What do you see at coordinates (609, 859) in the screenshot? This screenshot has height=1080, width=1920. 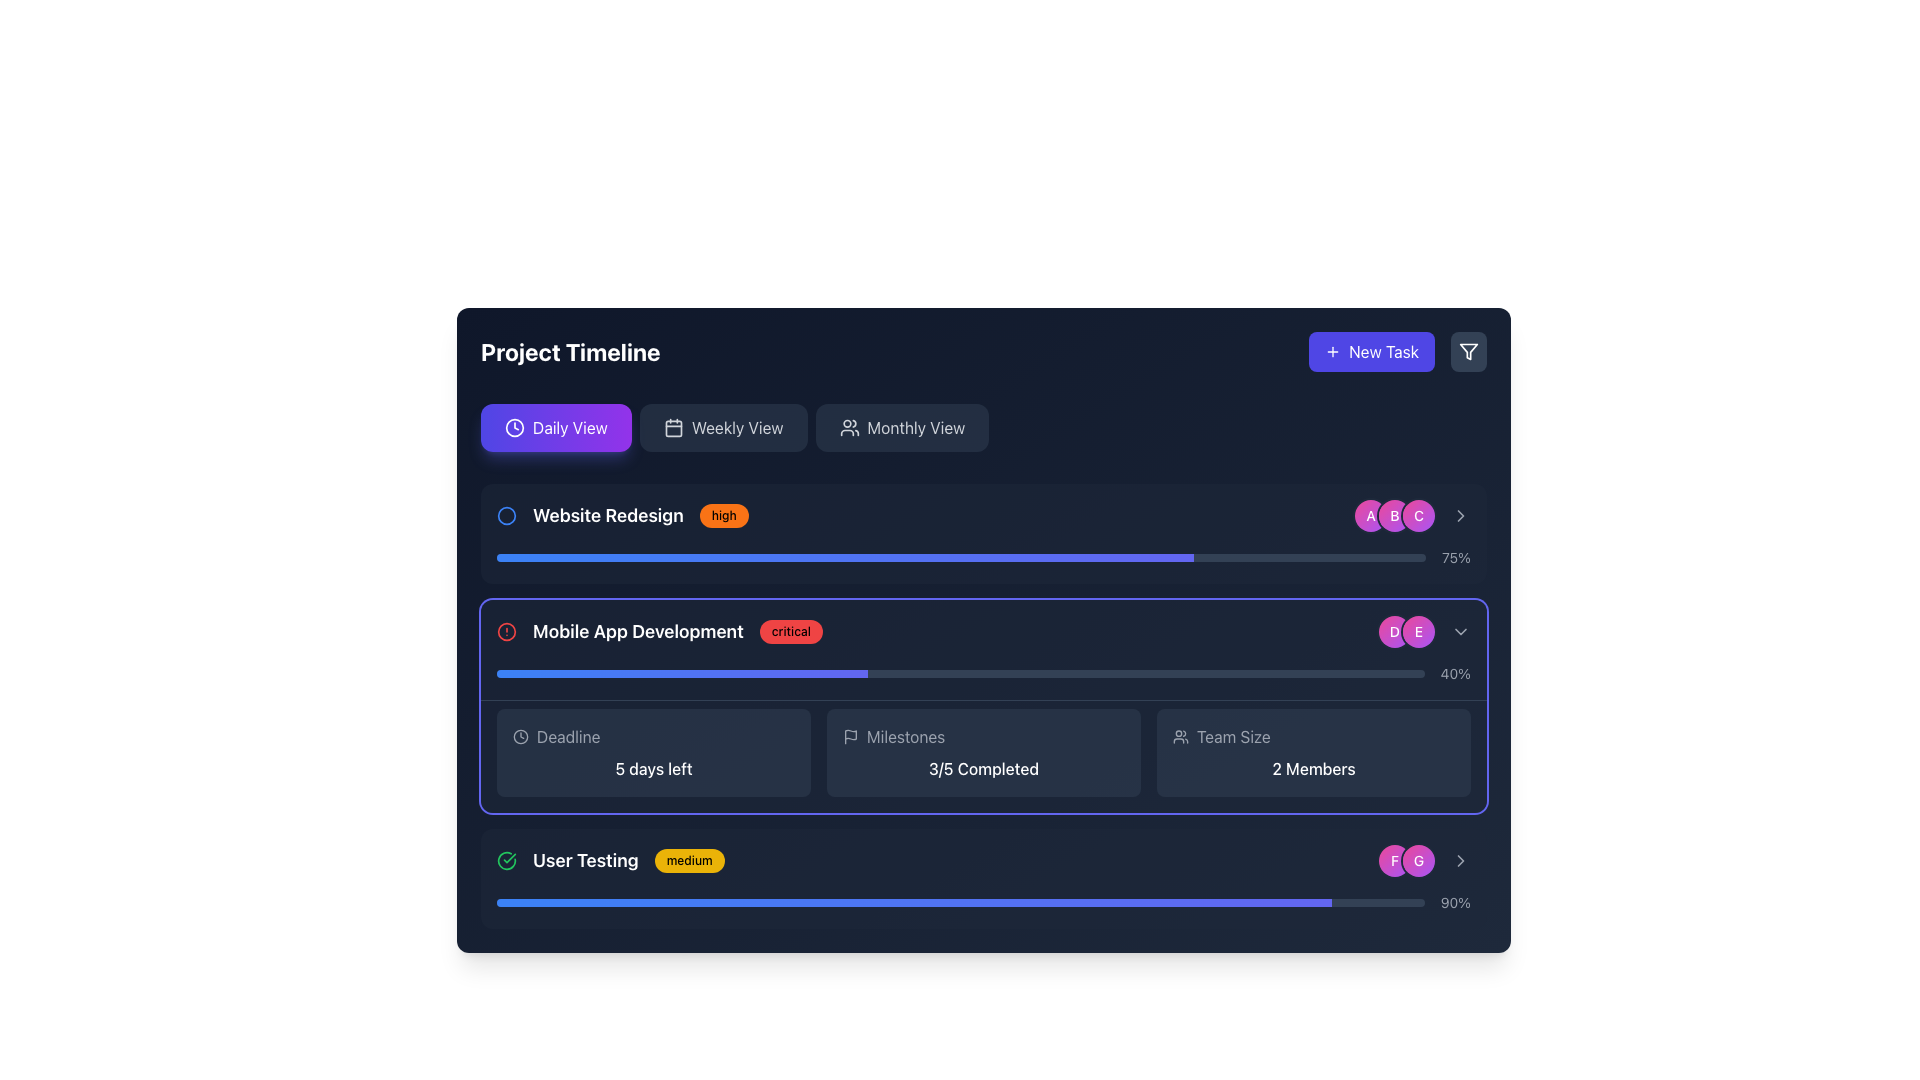 I see `the Composite label that includes a green checkmark icon, the text 'User Testing', and a yellow 'medium' tag, located near the bottom of the interface` at bounding box center [609, 859].